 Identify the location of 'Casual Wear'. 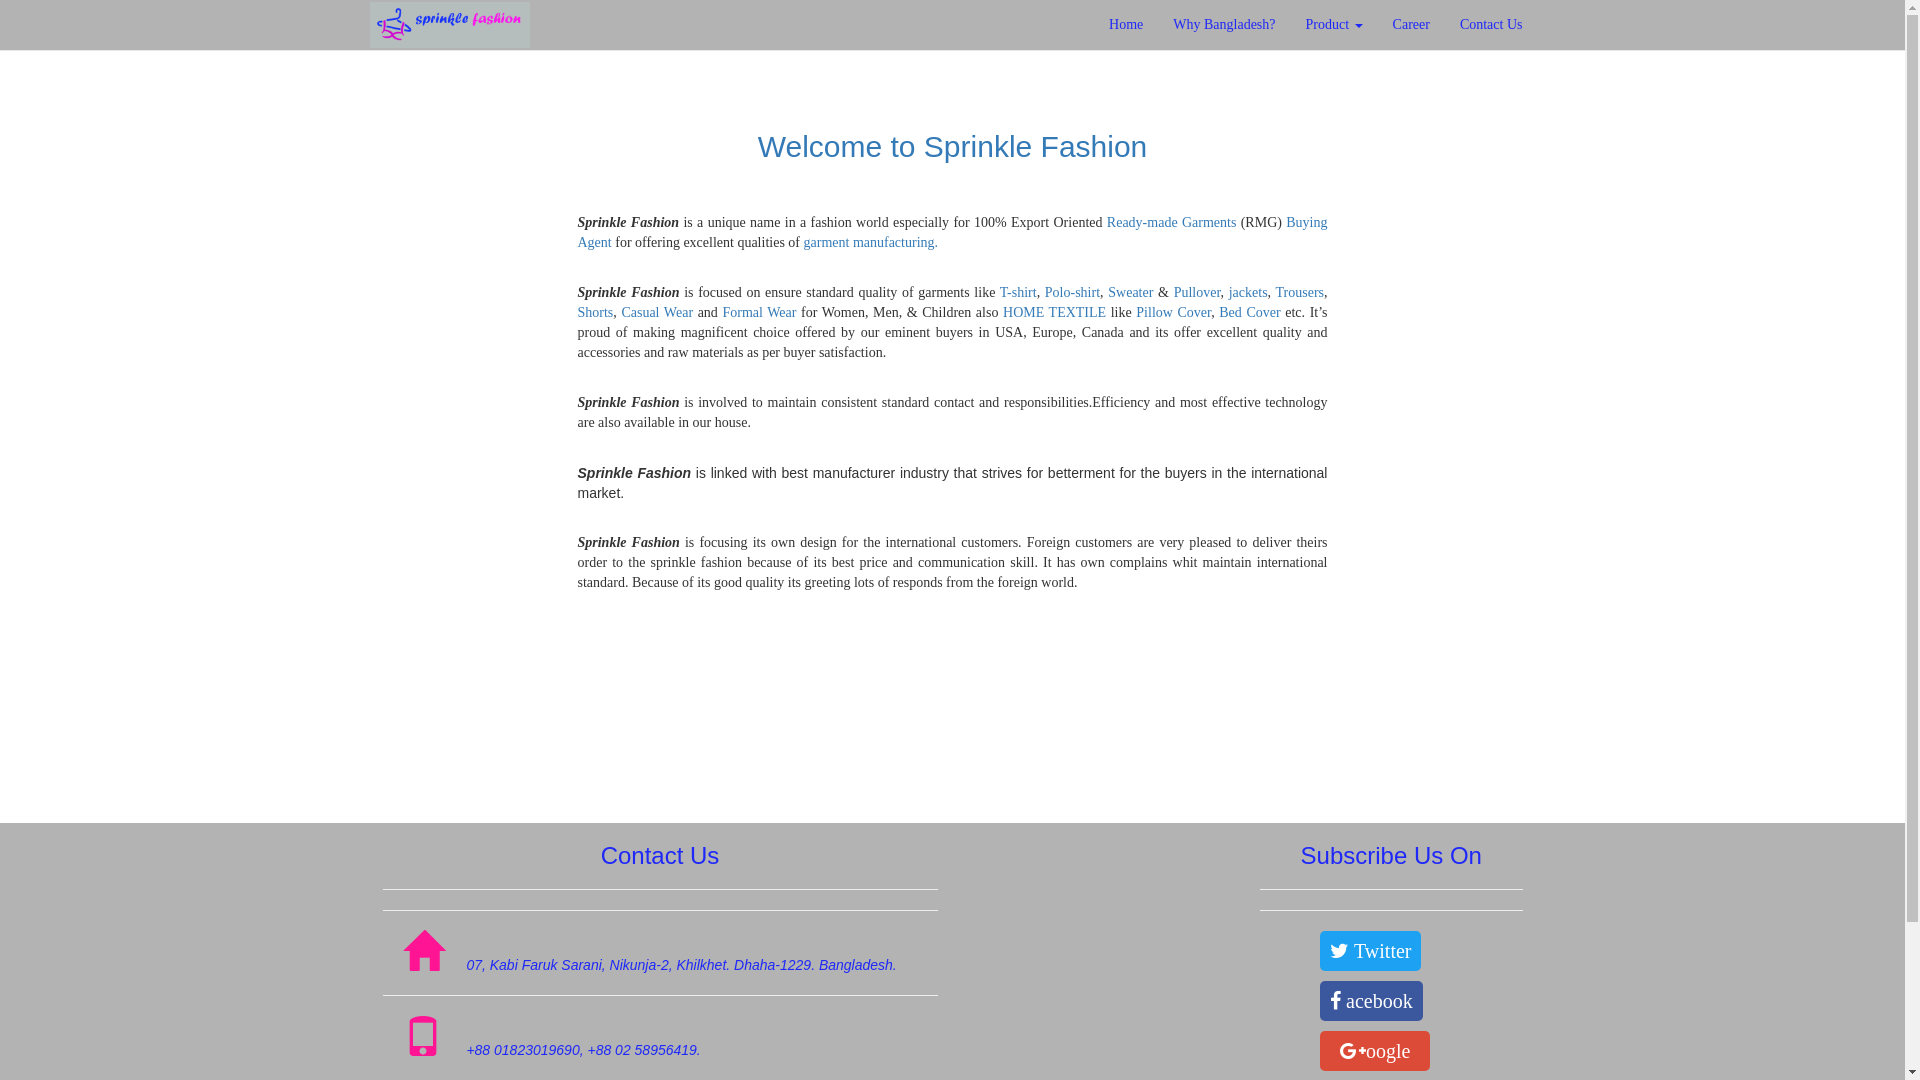
(657, 312).